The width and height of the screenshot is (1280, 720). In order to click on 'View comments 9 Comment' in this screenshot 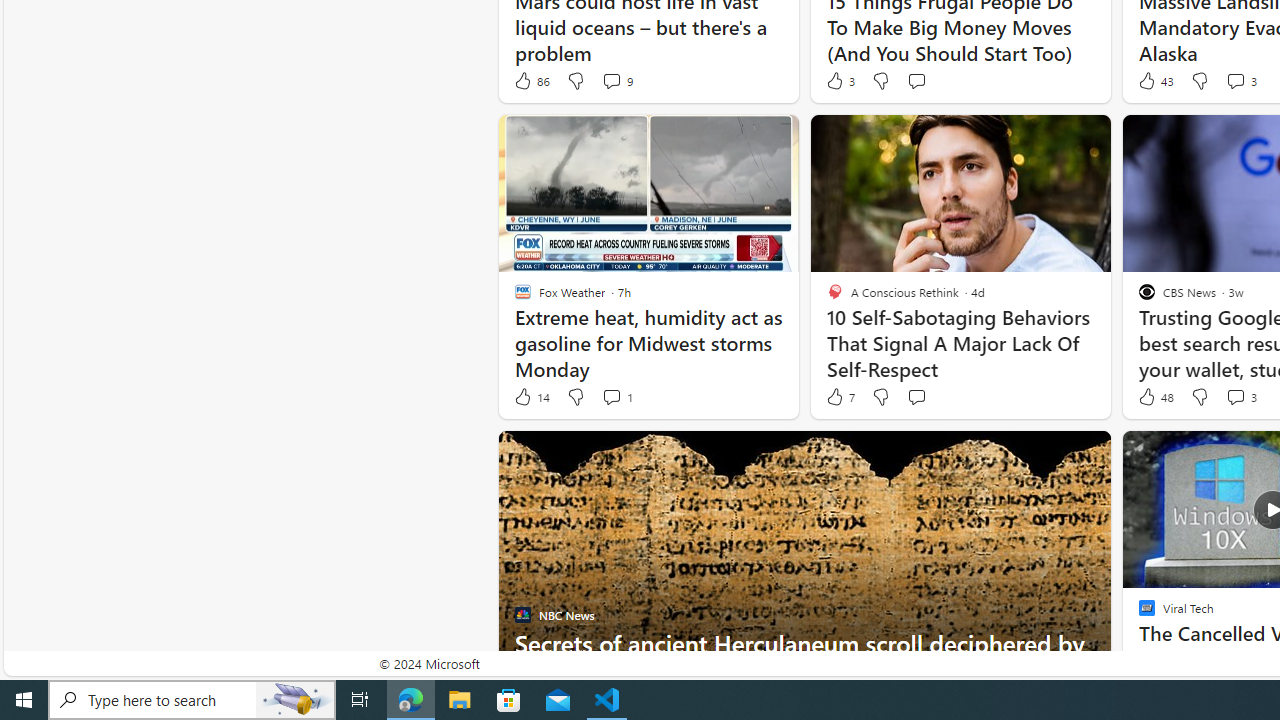, I will do `click(610, 80)`.